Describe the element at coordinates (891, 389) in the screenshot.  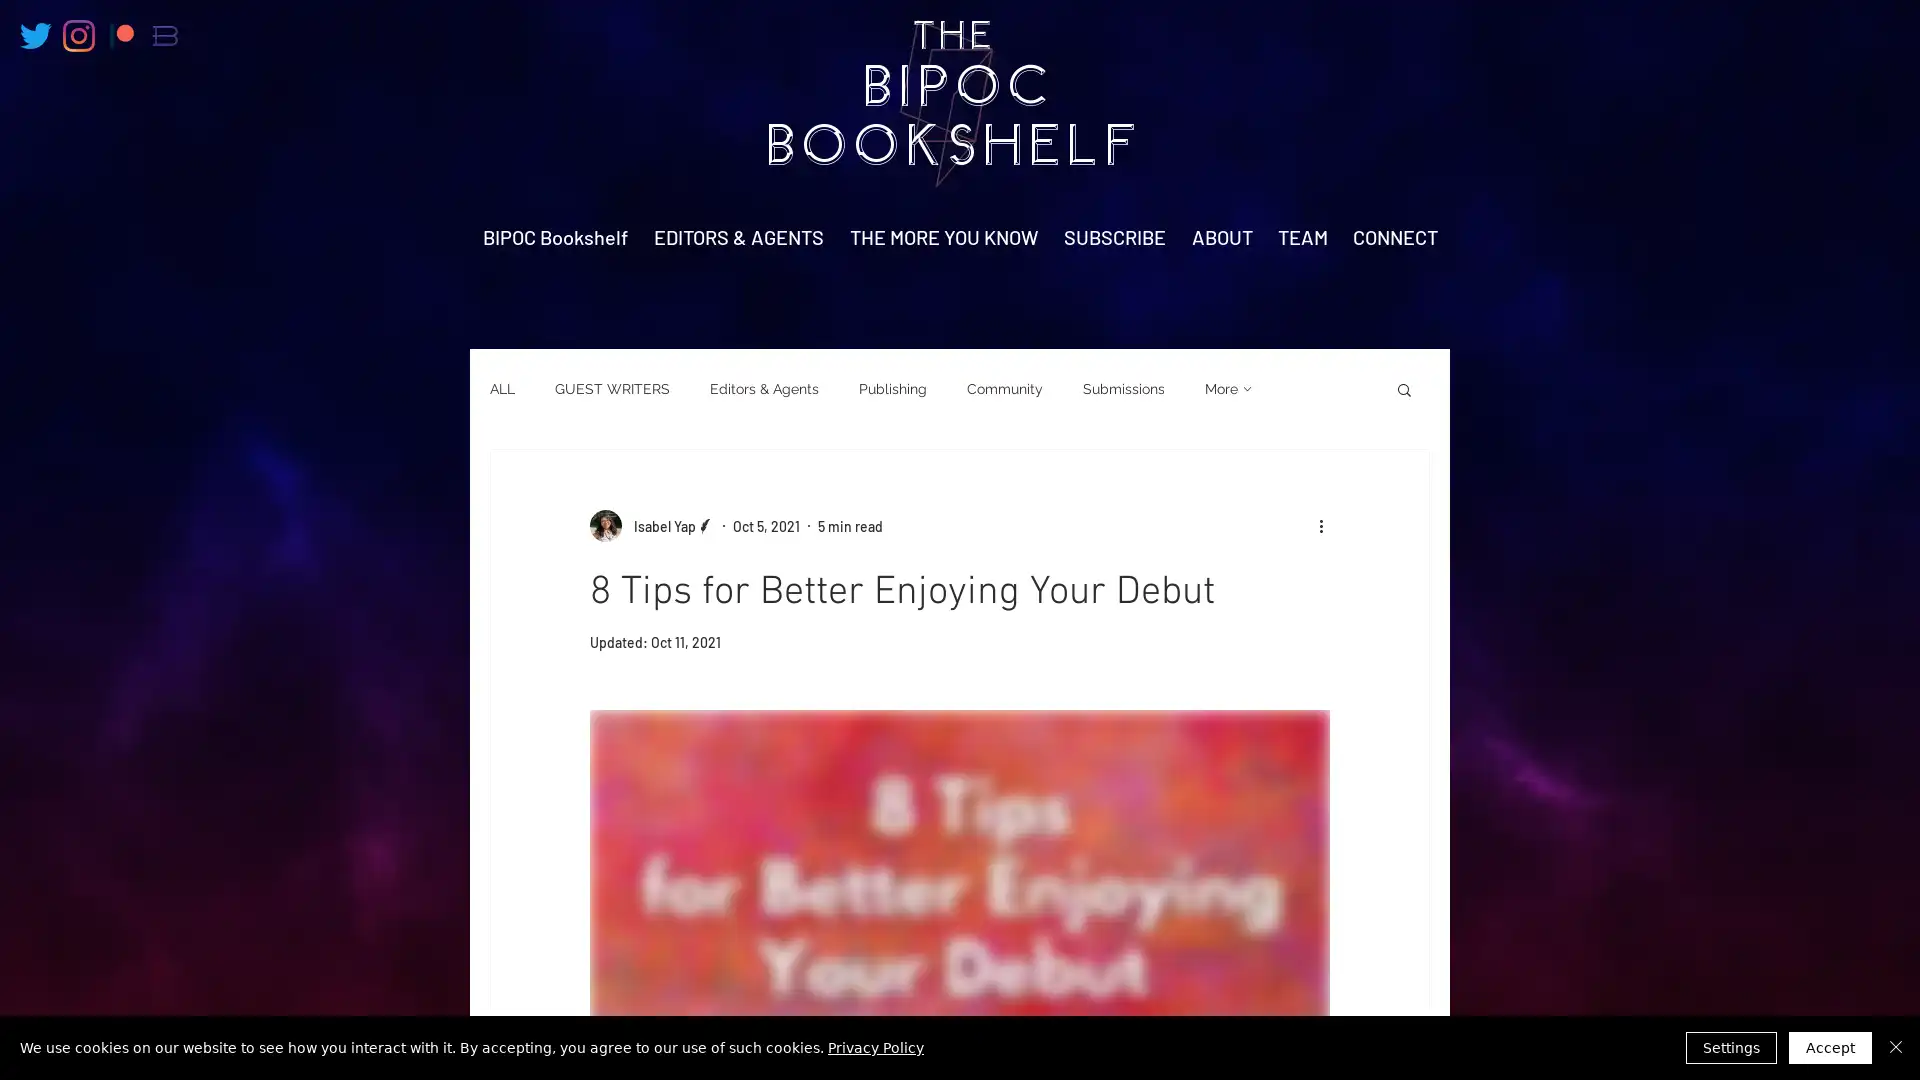
I see `Publishing` at that location.